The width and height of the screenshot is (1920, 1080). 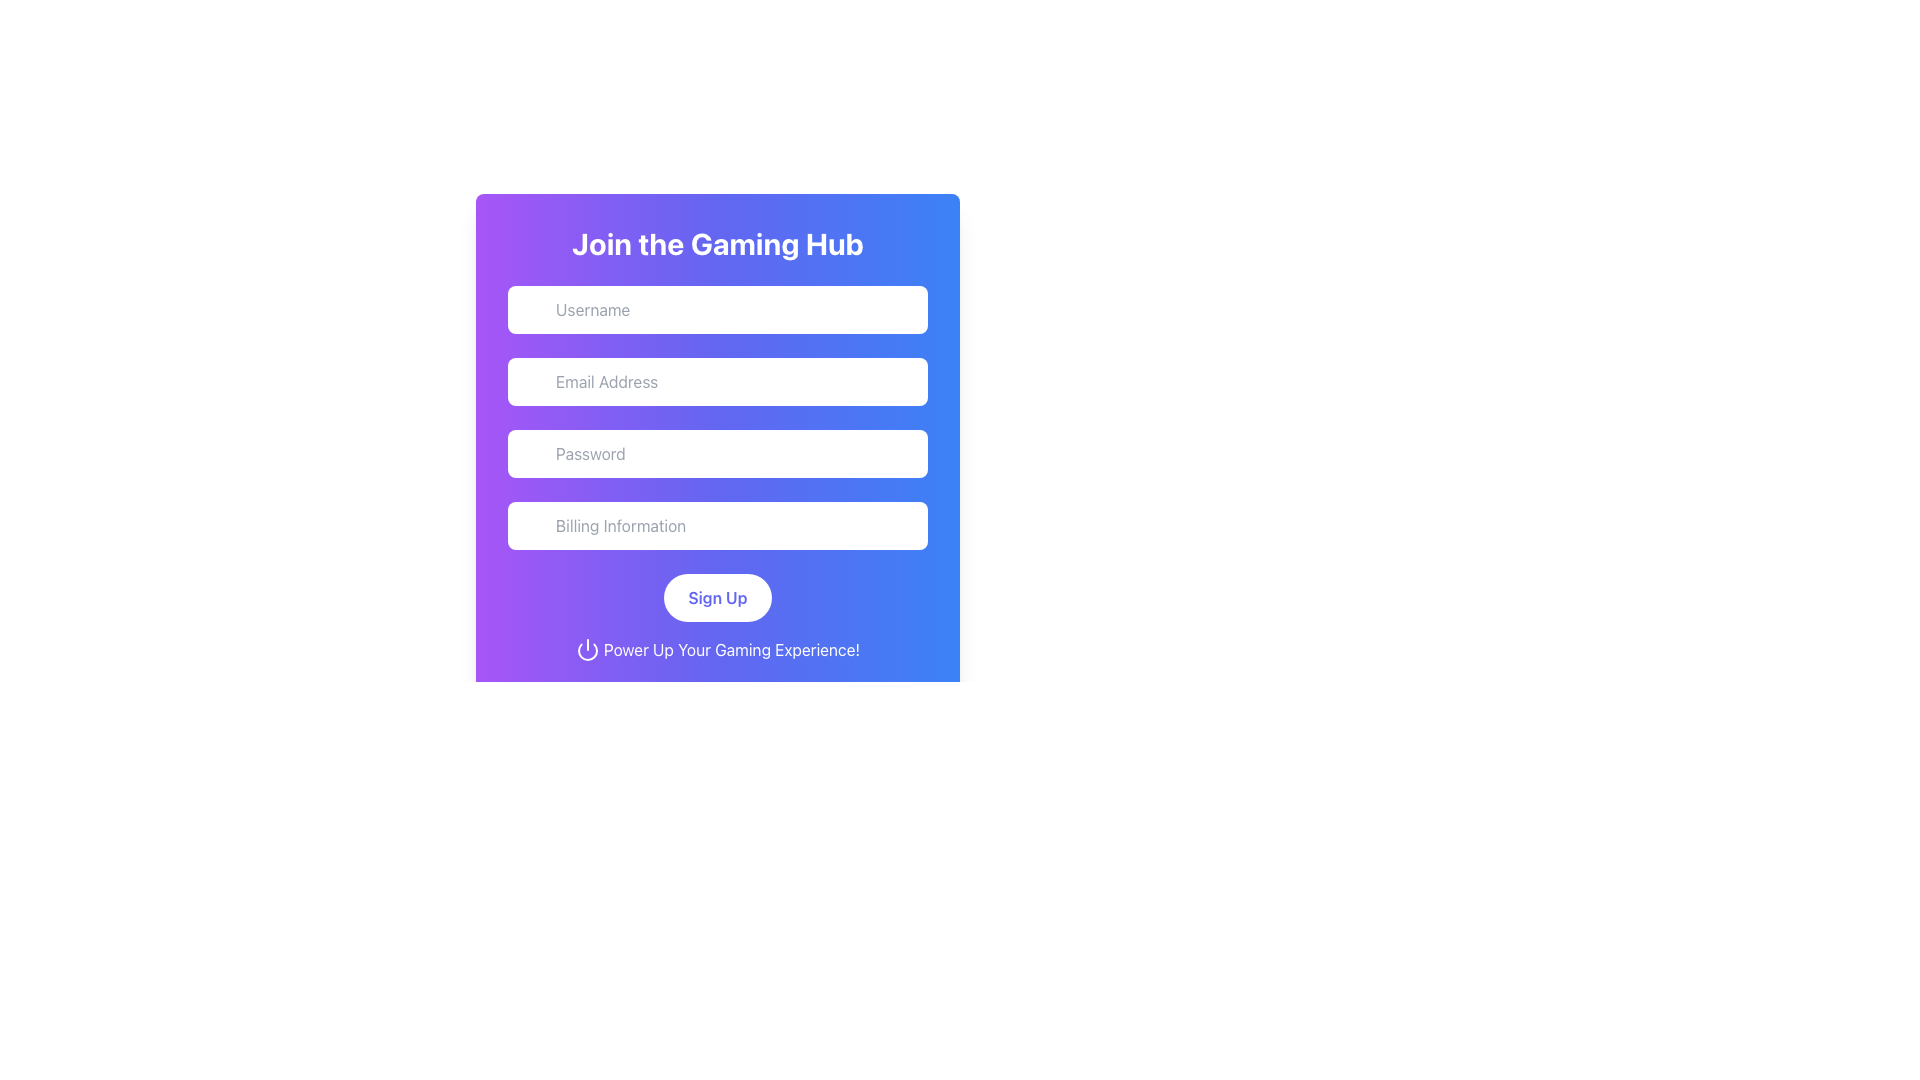 I want to click on the power symbol icon, which features a circle with a vertical line inside it, located near the center of the bottom section of the form interface, to the left of the text 'Power Up Your Gaming Experience!', so click(x=586, y=650).